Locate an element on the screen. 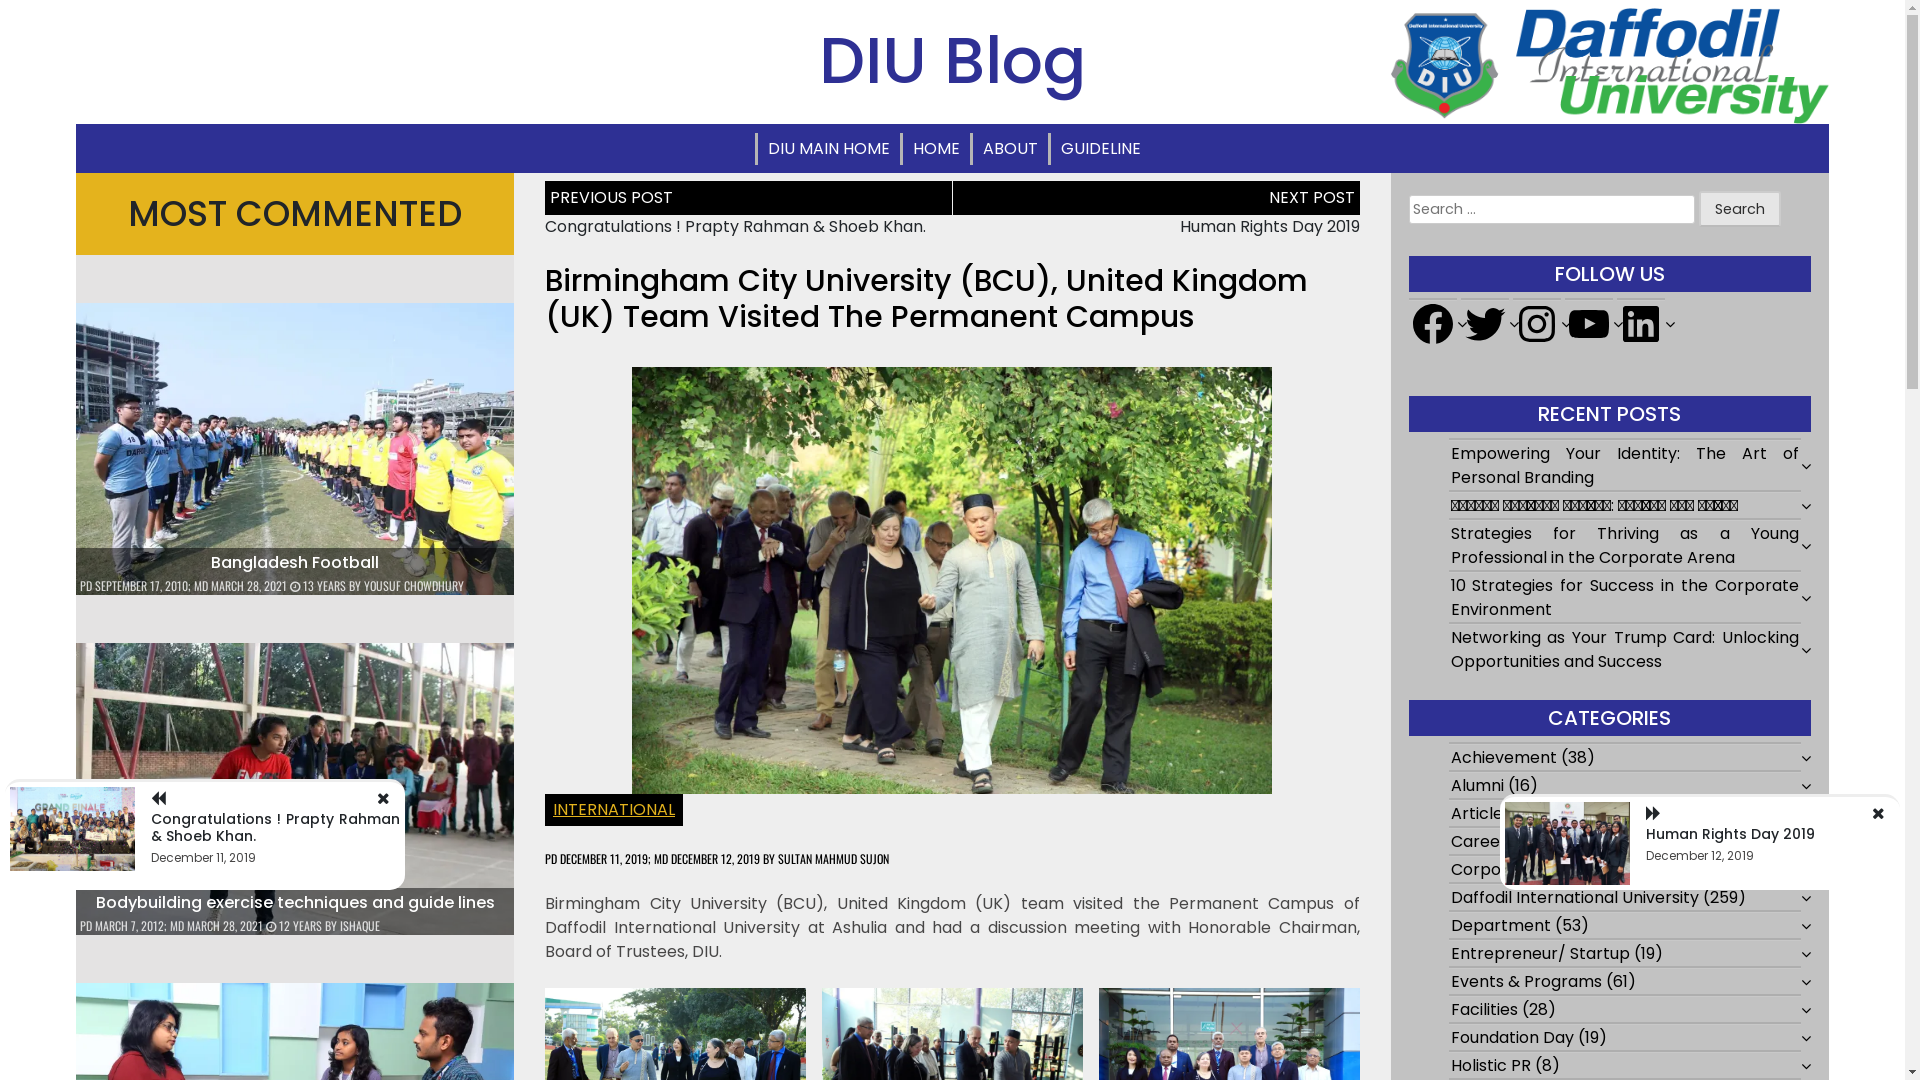  'Events & Programs' is located at coordinates (1525, 980).